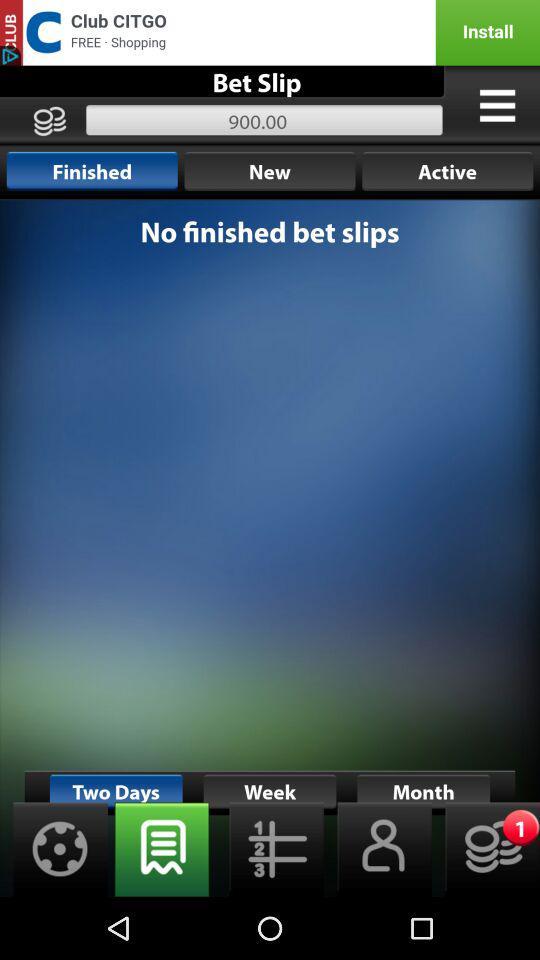  What do you see at coordinates (270, 548) in the screenshot?
I see `bet slip app page content` at bounding box center [270, 548].